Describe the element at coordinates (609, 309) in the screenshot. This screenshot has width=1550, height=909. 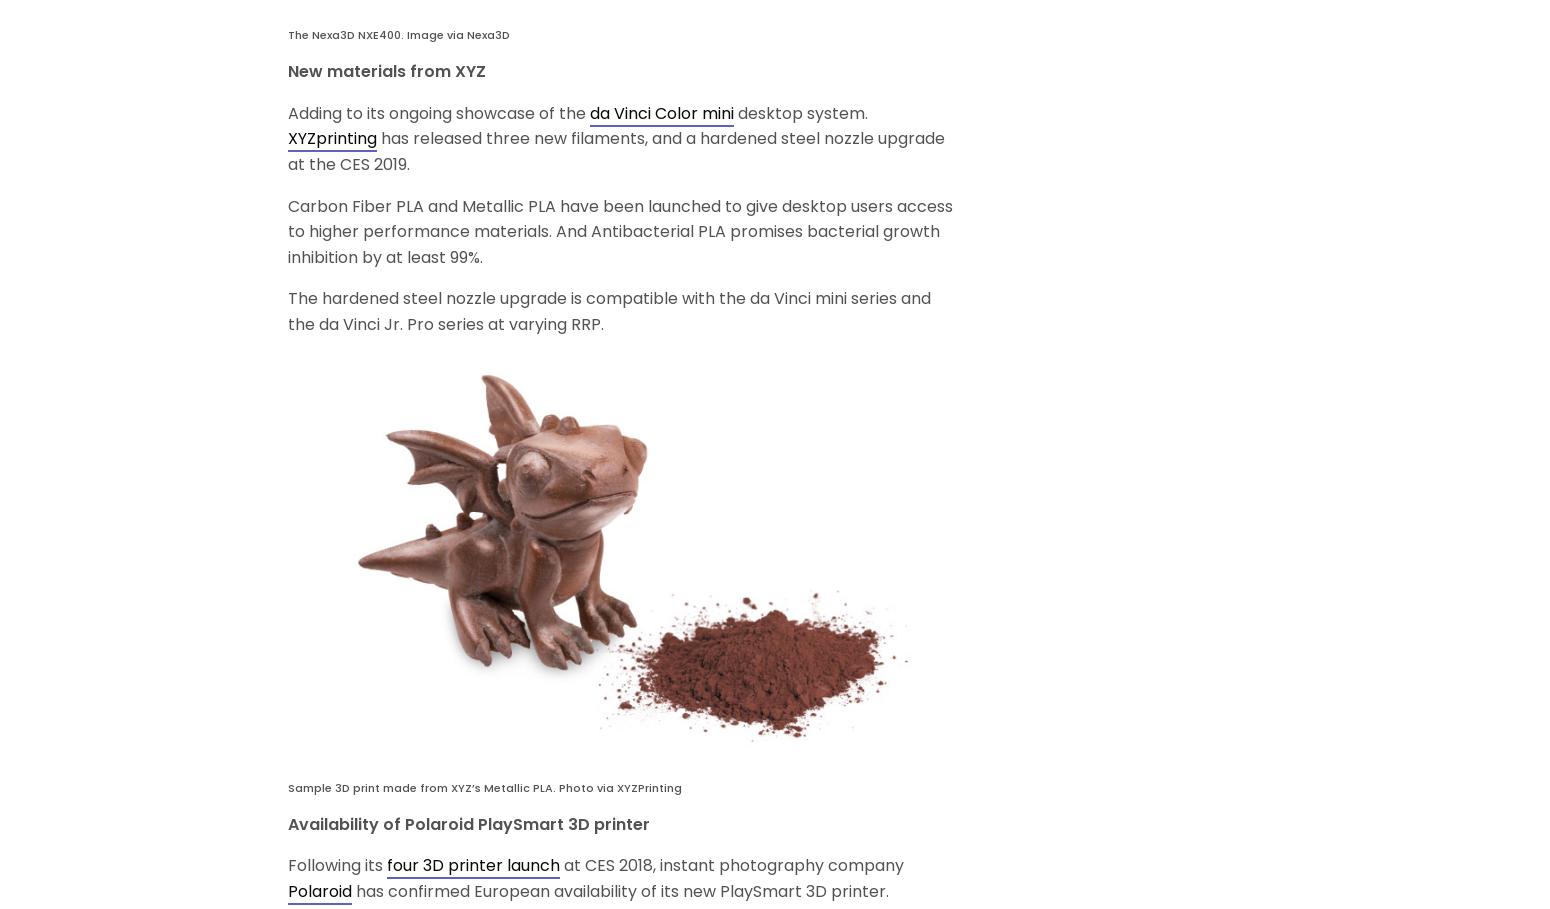
I see `'The hardened steel nozzle upgrade is compatible with the da Vinci mini series and the da Vinci Jr. Pro series at varying RRP.'` at that location.